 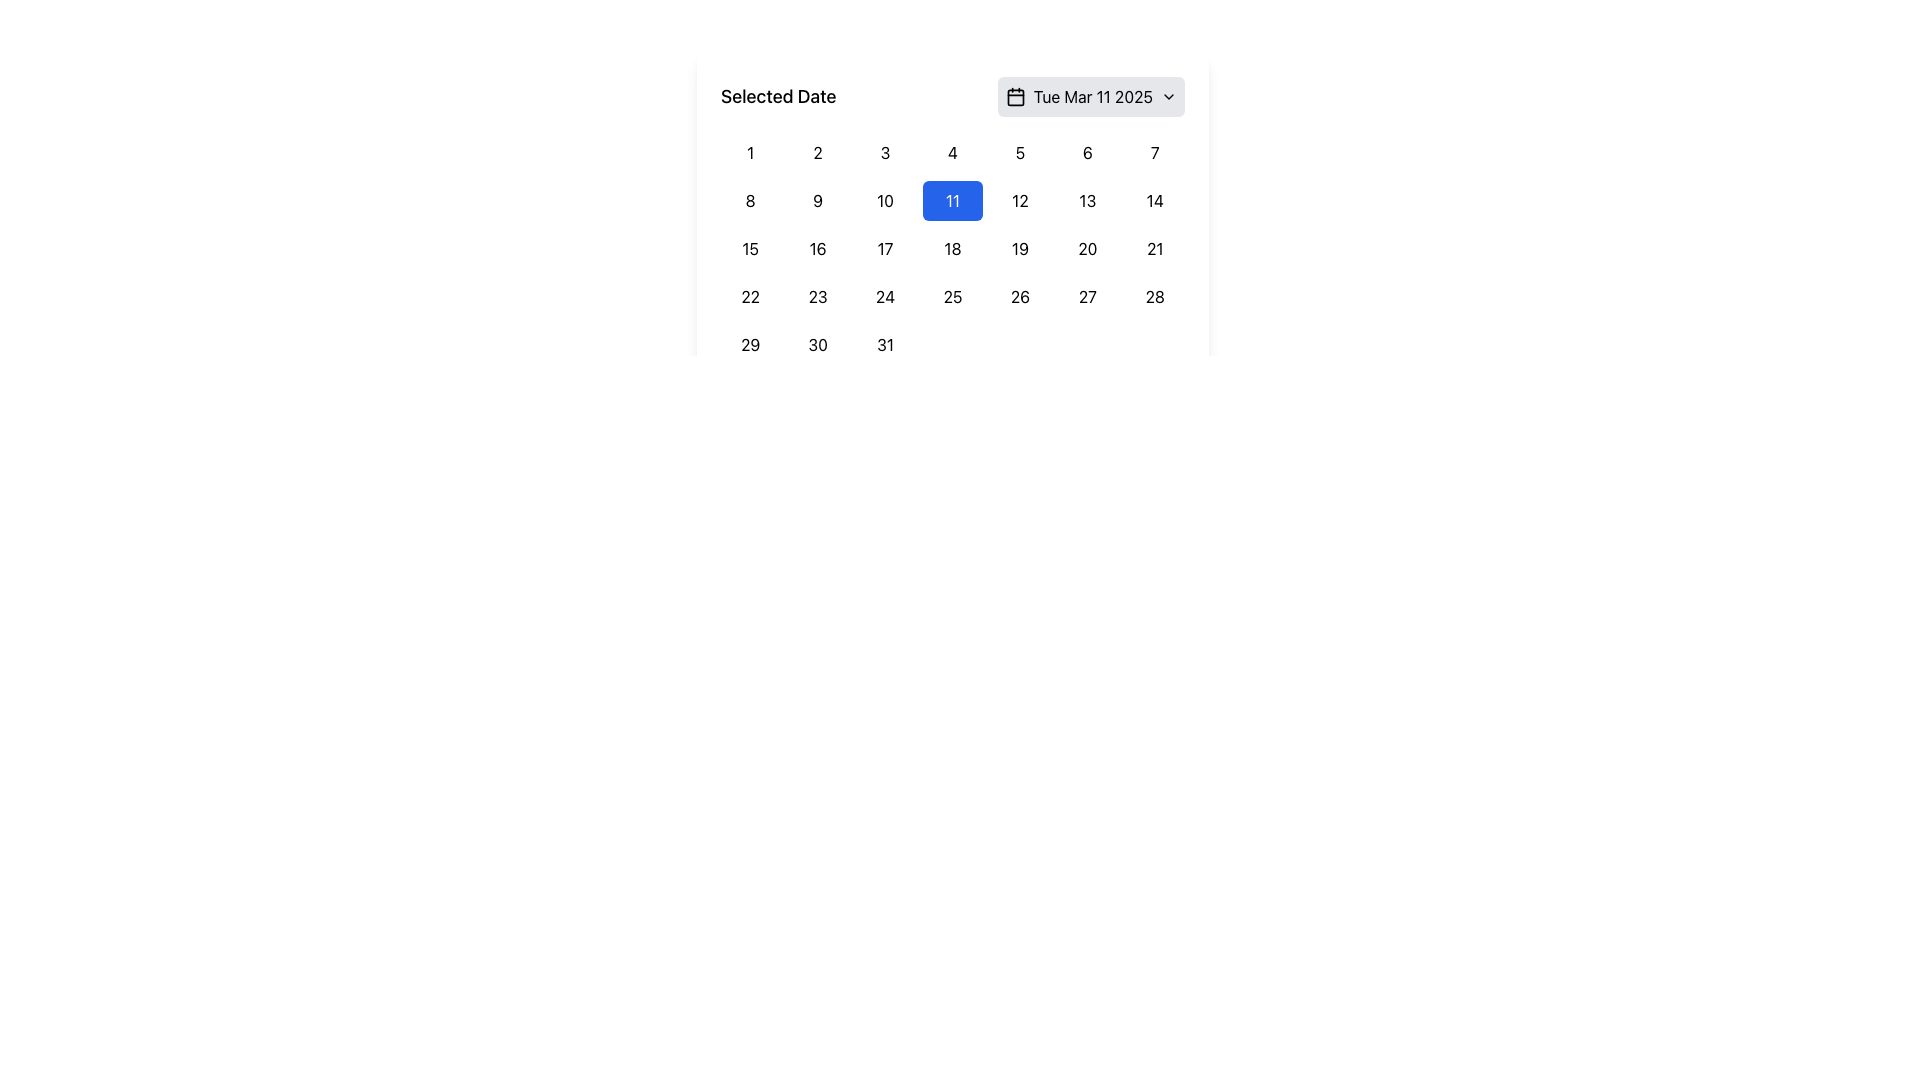 What do you see at coordinates (1020, 248) in the screenshot?
I see `the calendar button representing the 19th day of the month` at bounding box center [1020, 248].